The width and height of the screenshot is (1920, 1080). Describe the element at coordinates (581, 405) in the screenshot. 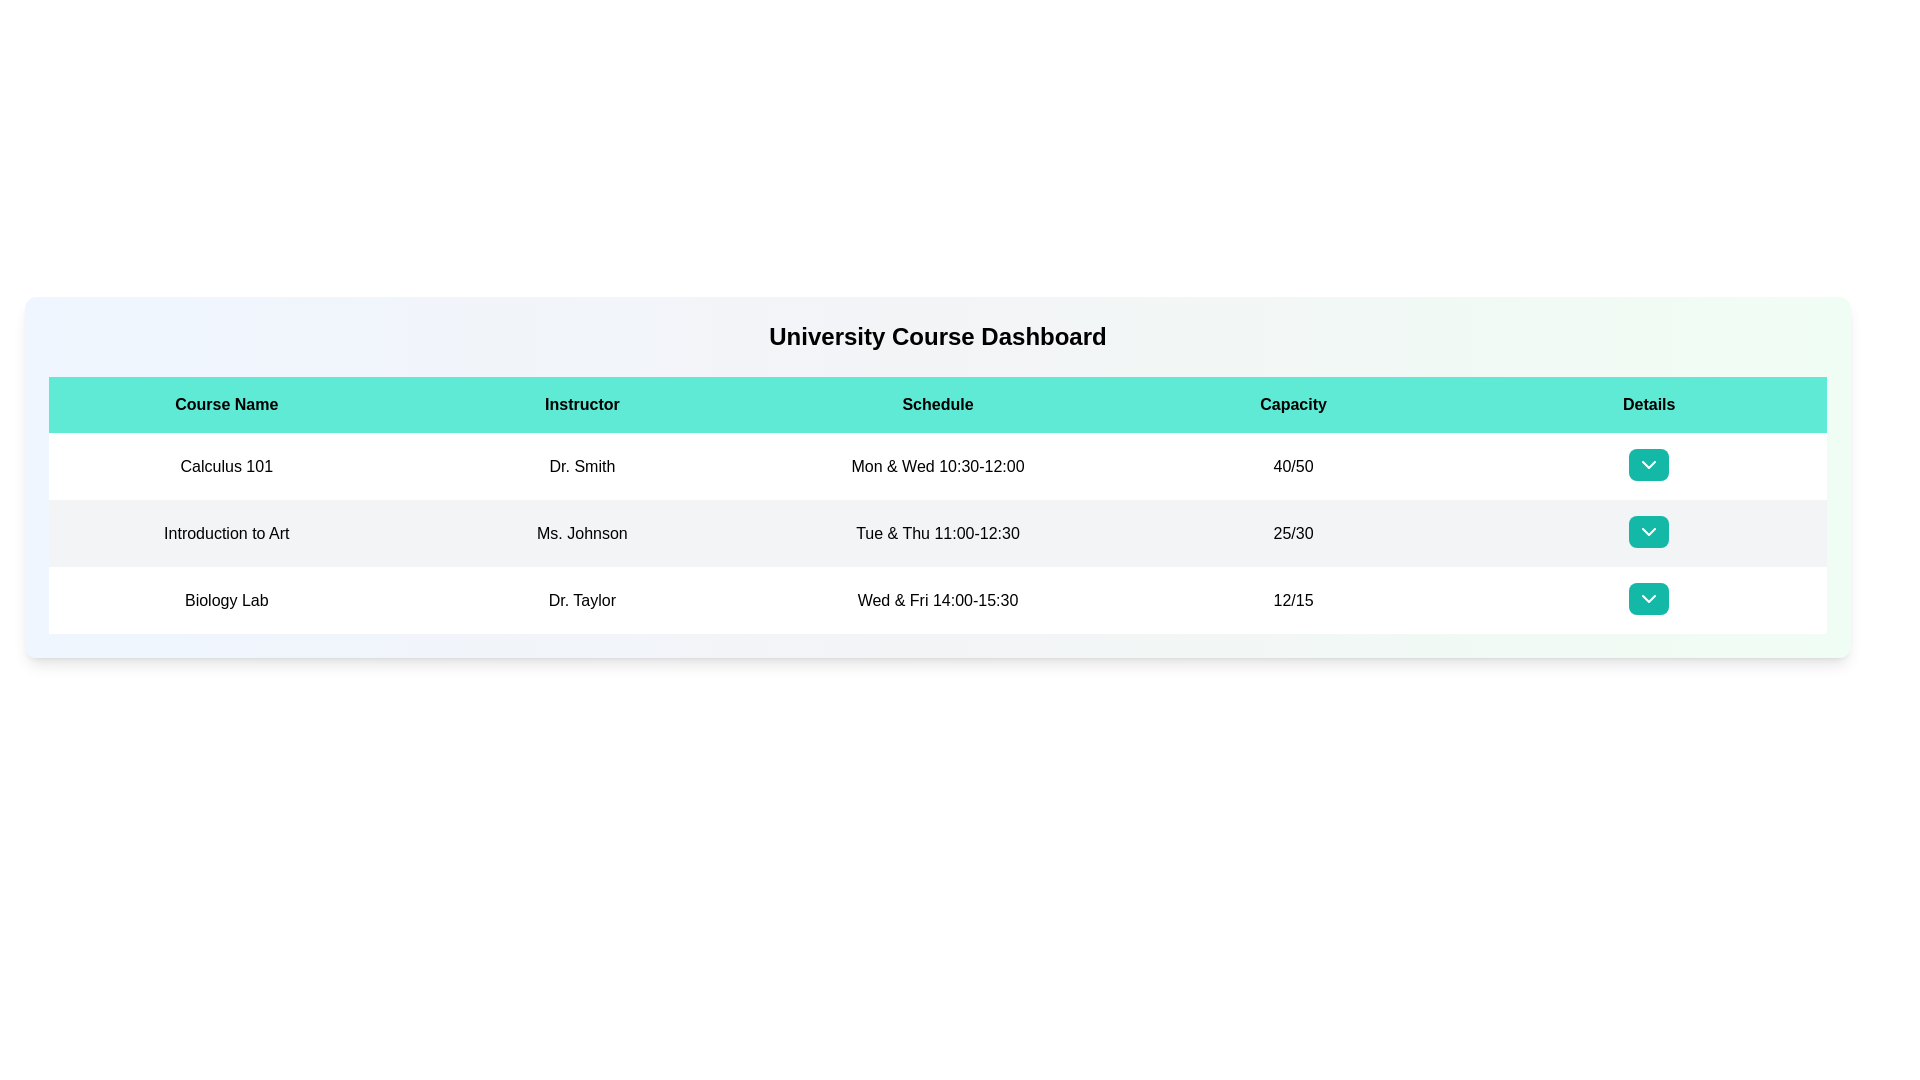

I see `the text label that serves as a header for the column containing information about instructors, located between the 'Course Name' and 'Schedule' headers in the table` at that location.